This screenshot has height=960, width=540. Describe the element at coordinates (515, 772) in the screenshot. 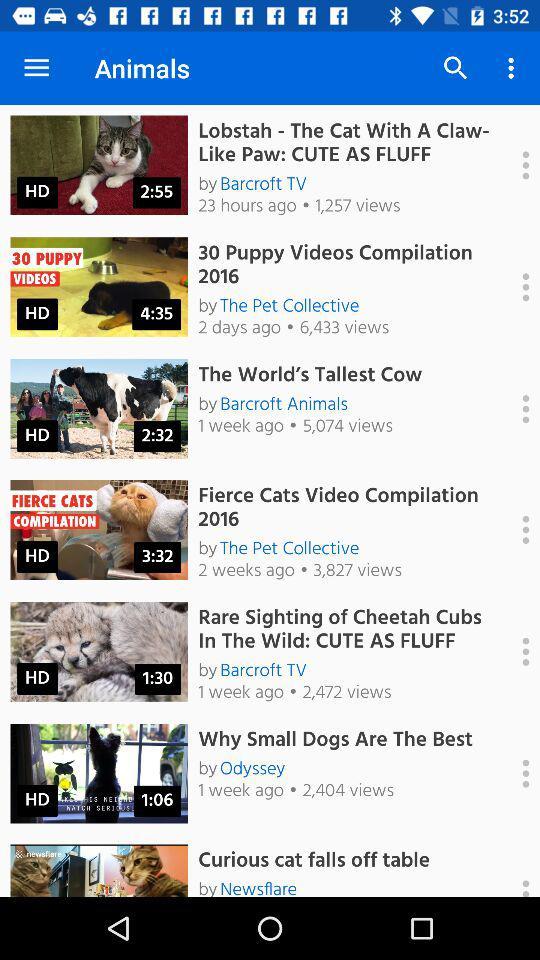

I see `more info` at that location.